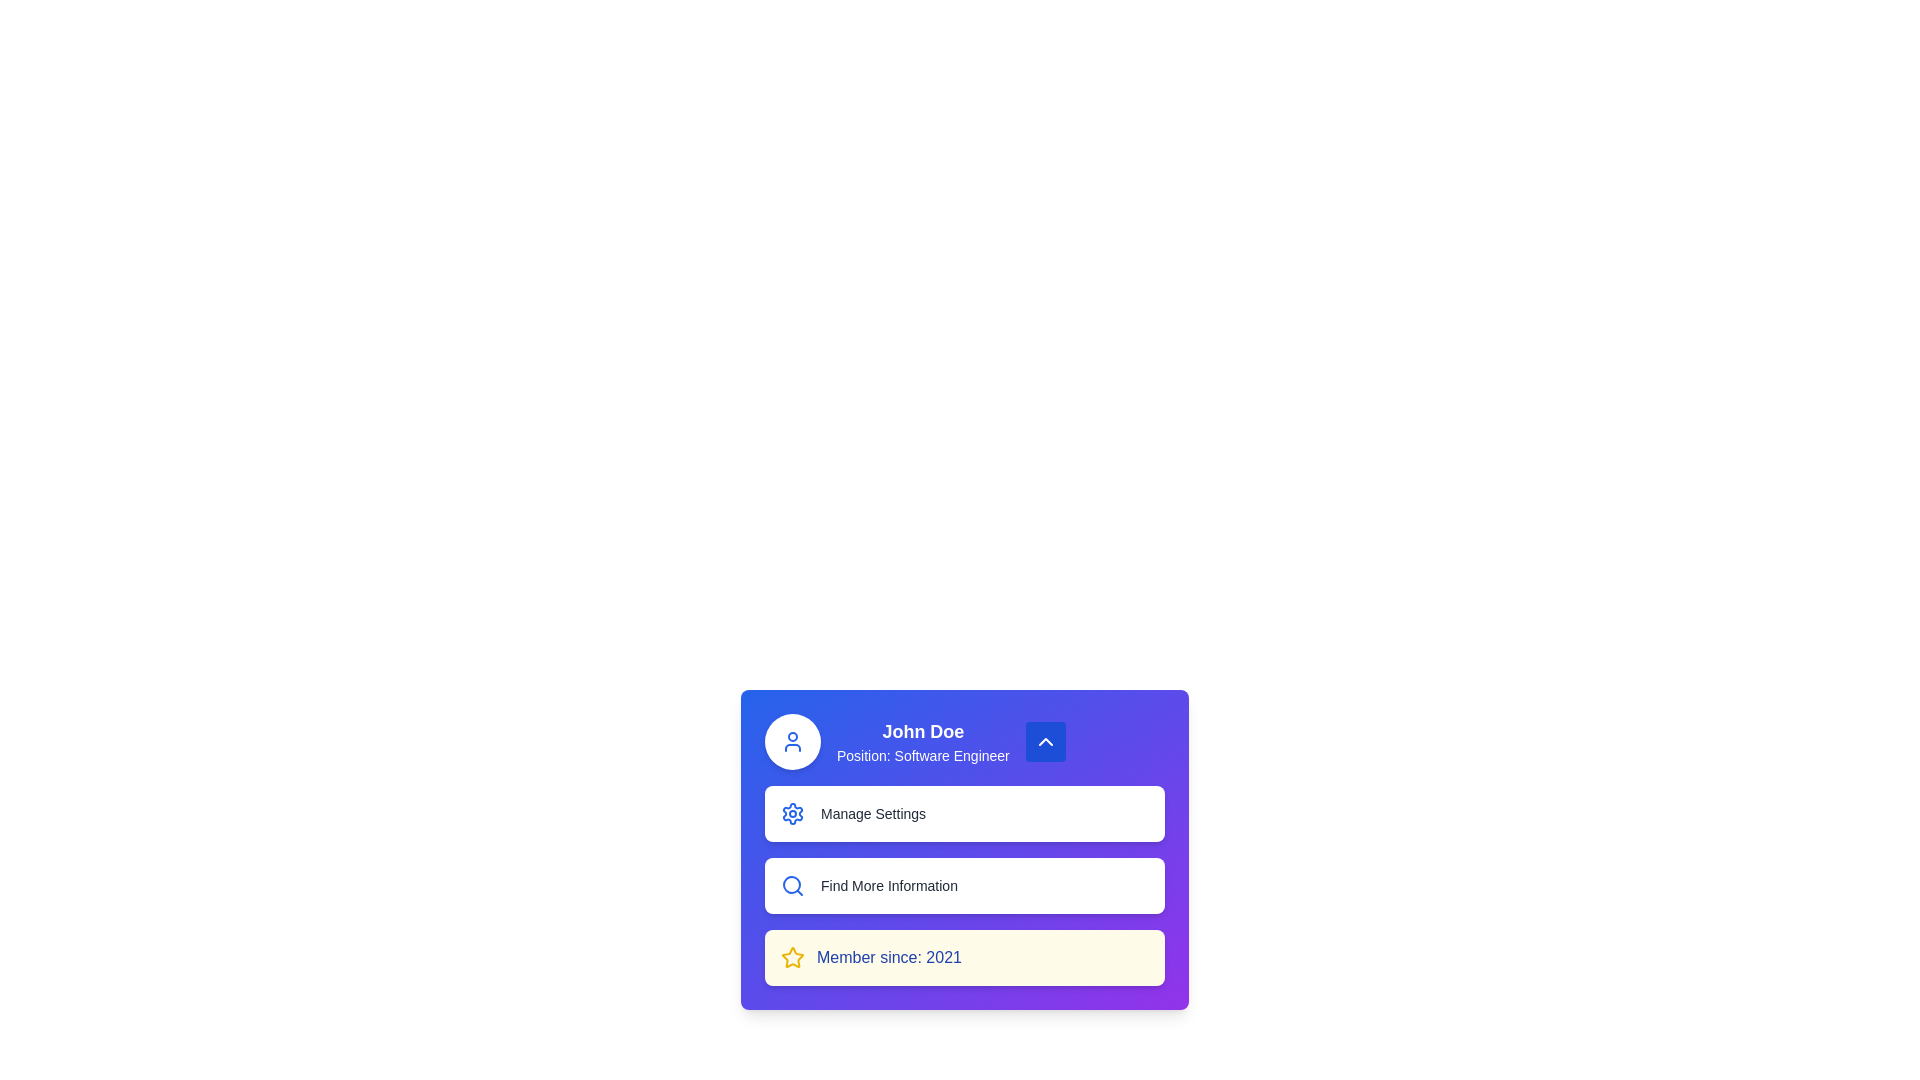 The image size is (1920, 1080). I want to click on the star graphic icon located at the bottom-right corner of the 'Member since: 2021' section, which is the sole focus in that segment, so click(791, 956).